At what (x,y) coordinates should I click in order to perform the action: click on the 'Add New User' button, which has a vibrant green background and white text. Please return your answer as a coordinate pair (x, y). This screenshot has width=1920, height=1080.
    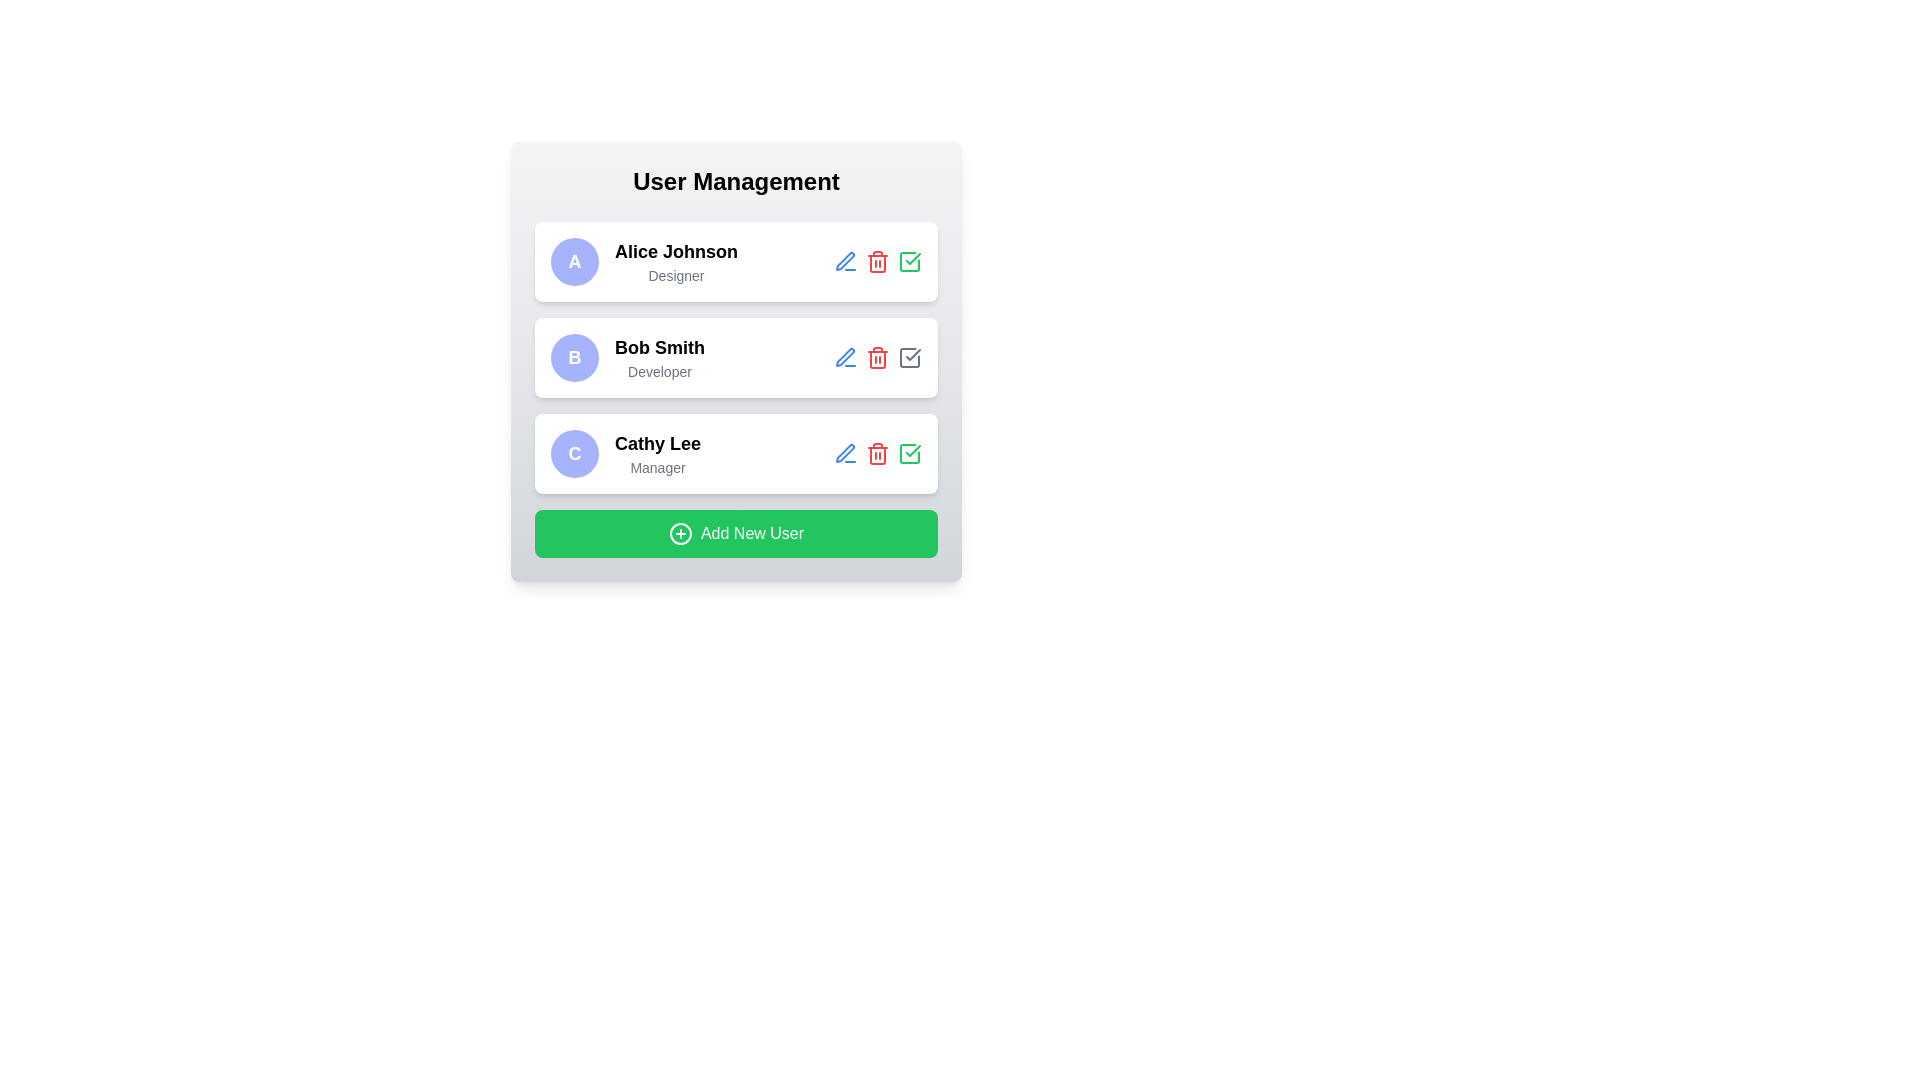
    Looking at the image, I should click on (735, 532).